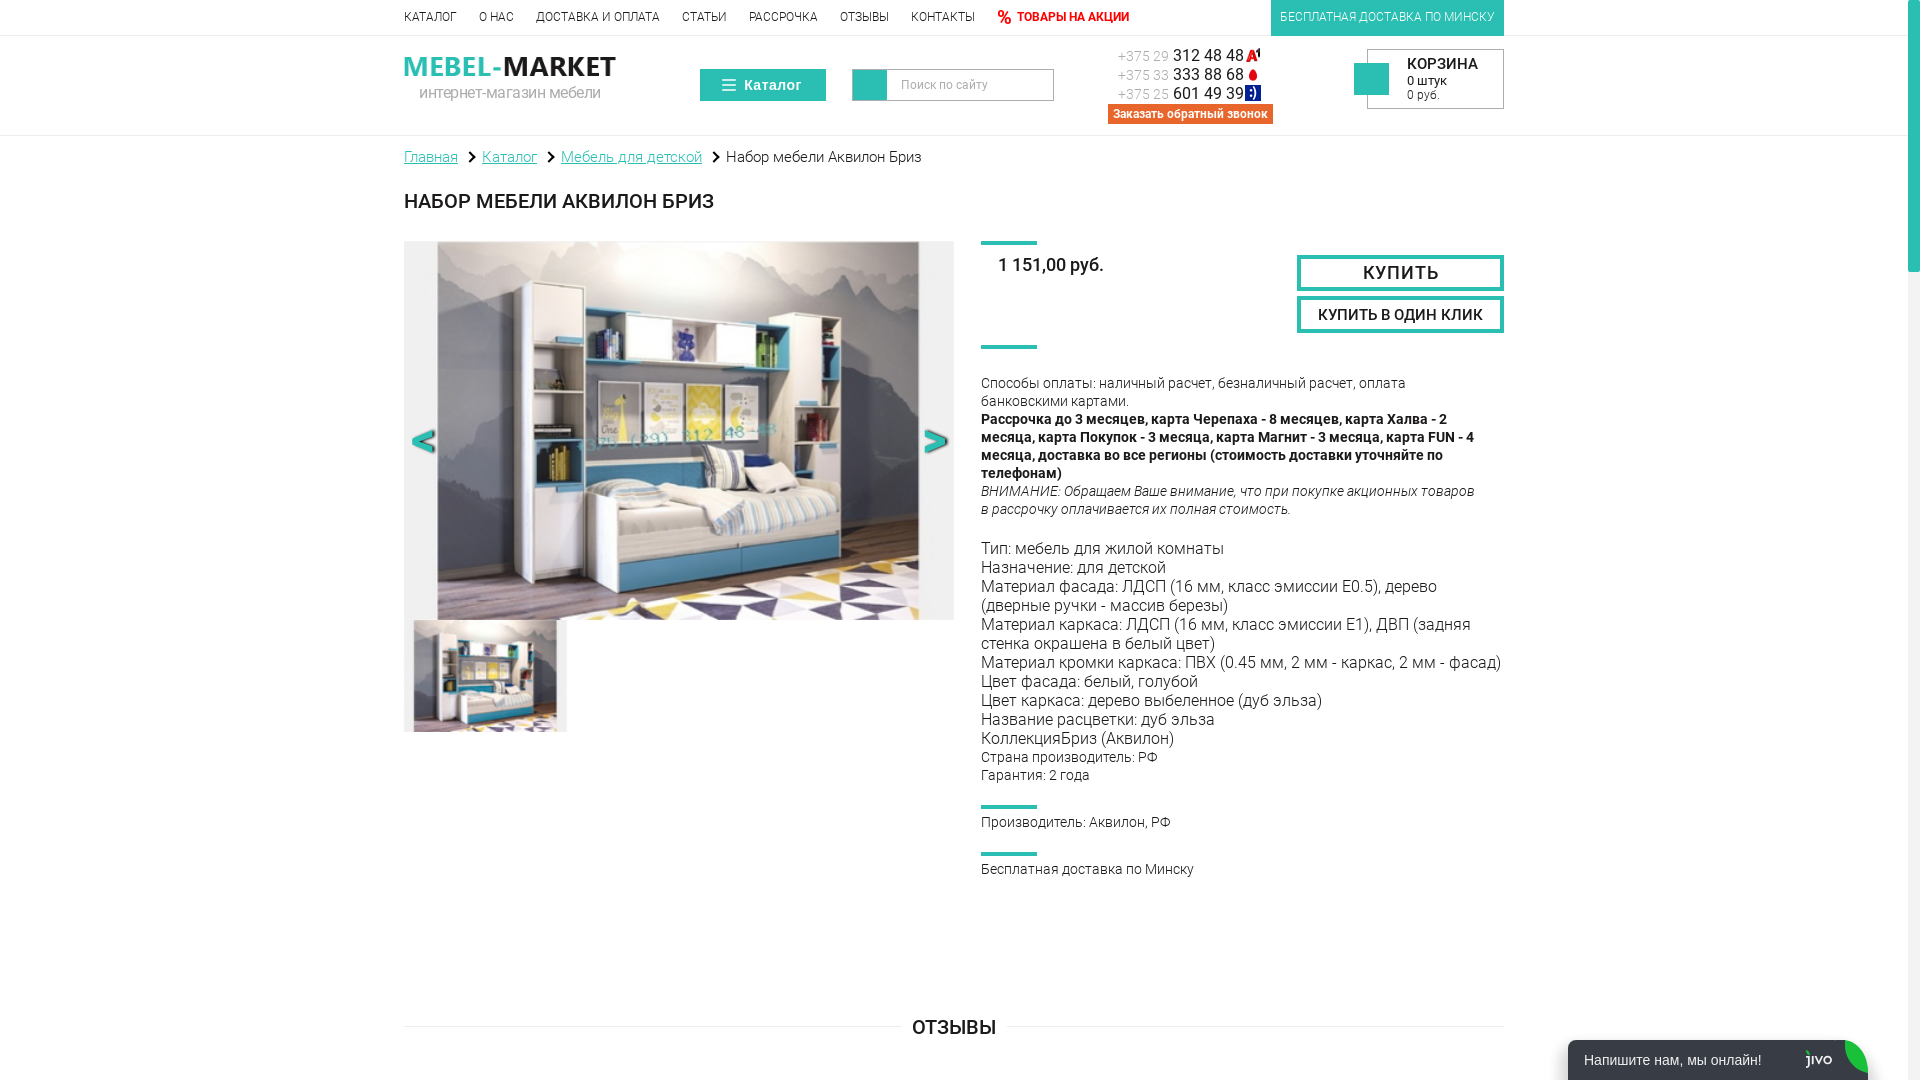  I want to click on '+375 29312 48 48', so click(1117, 54).